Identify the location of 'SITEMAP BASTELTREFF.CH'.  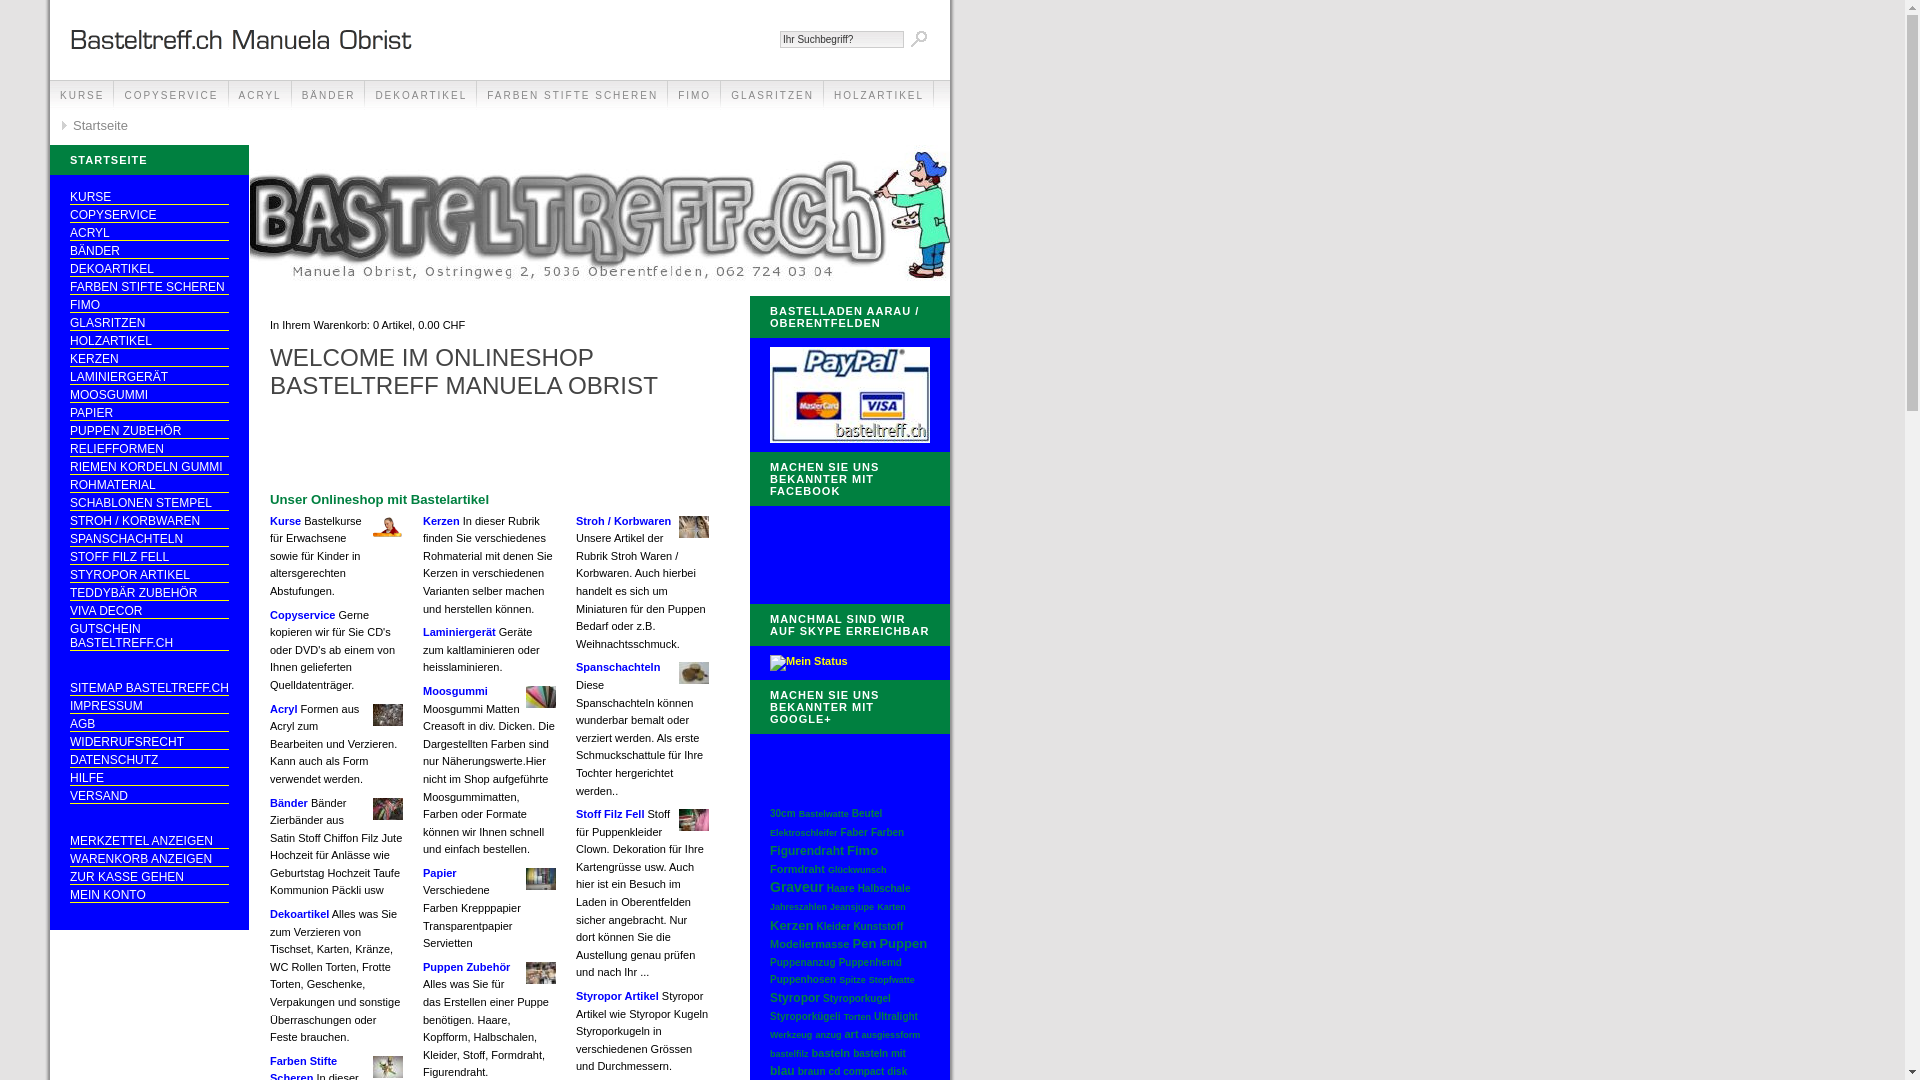
(148, 687).